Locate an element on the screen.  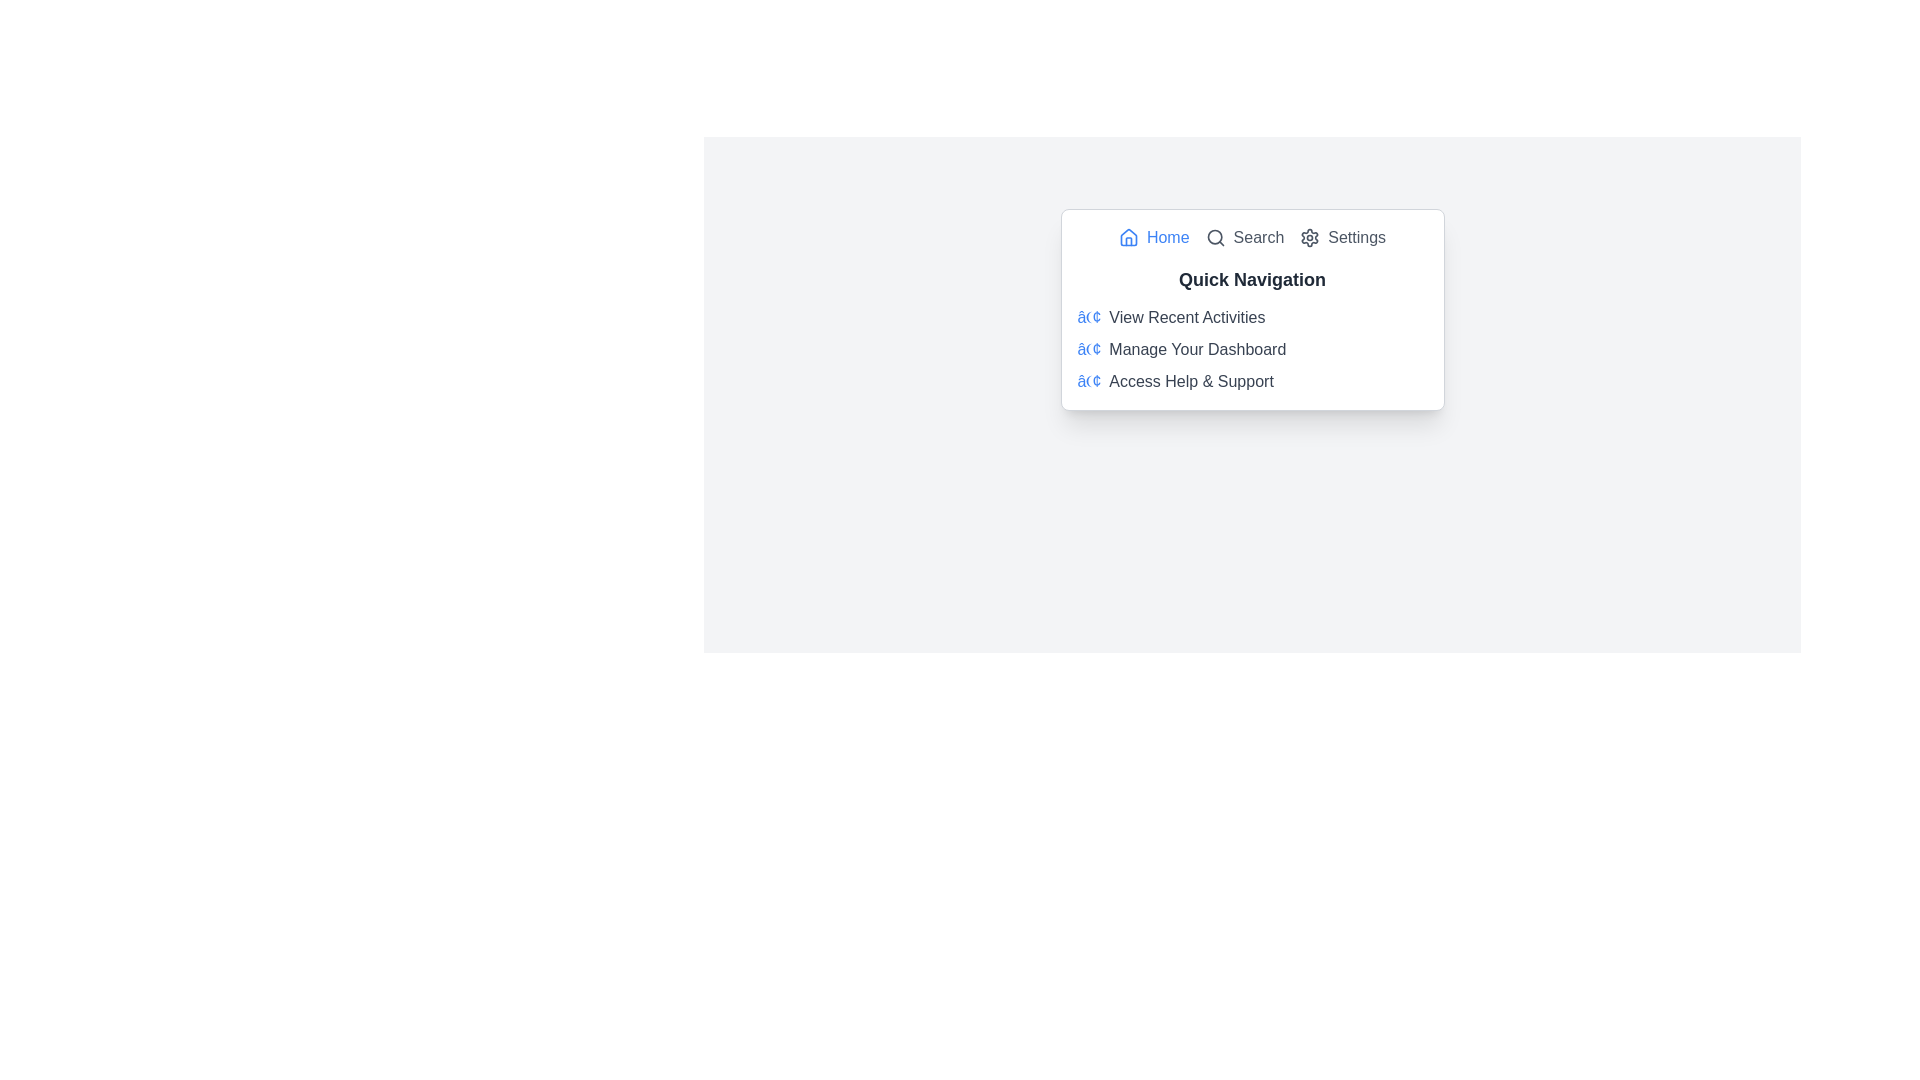
the decorative bullet point icon located to the left of the text 'Manage Your Dashboard' is located at coordinates (1088, 349).